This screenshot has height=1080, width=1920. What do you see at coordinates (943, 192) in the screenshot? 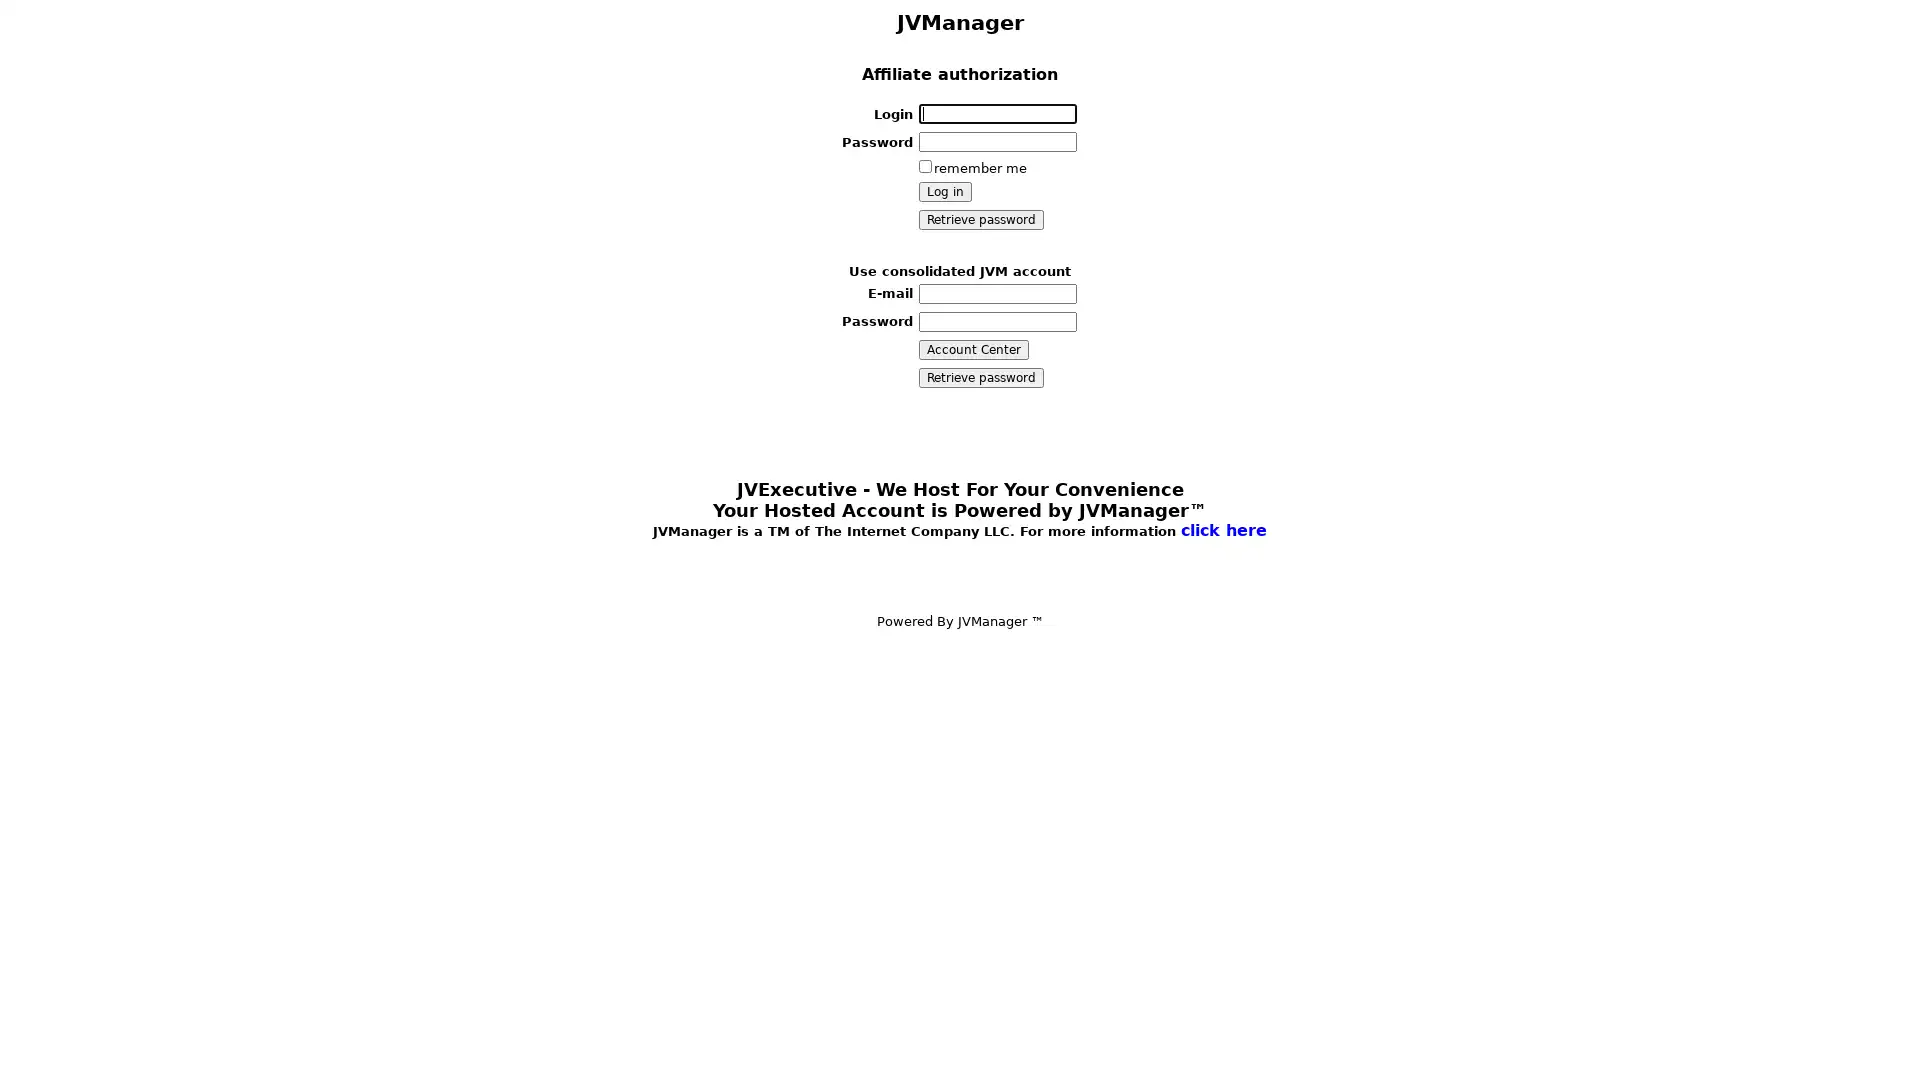
I see `Log in` at bounding box center [943, 192].